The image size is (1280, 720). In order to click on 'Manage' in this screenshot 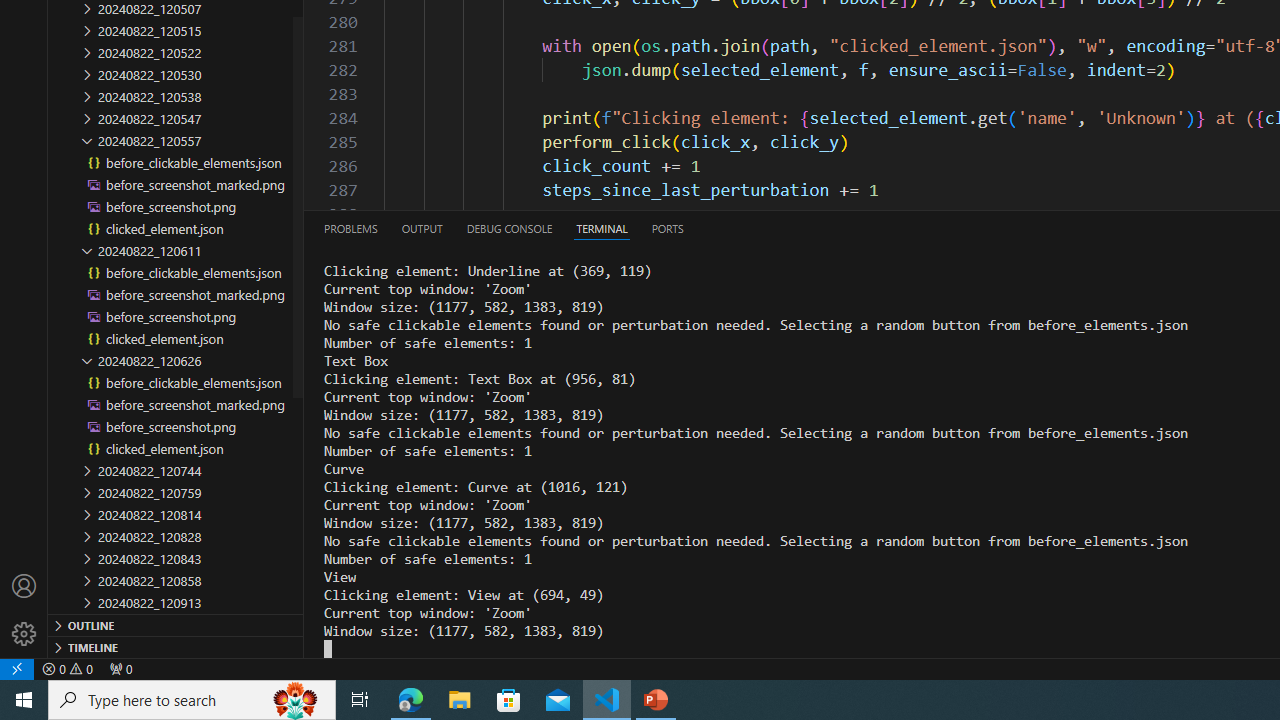, I will do `click(24, 633)`.